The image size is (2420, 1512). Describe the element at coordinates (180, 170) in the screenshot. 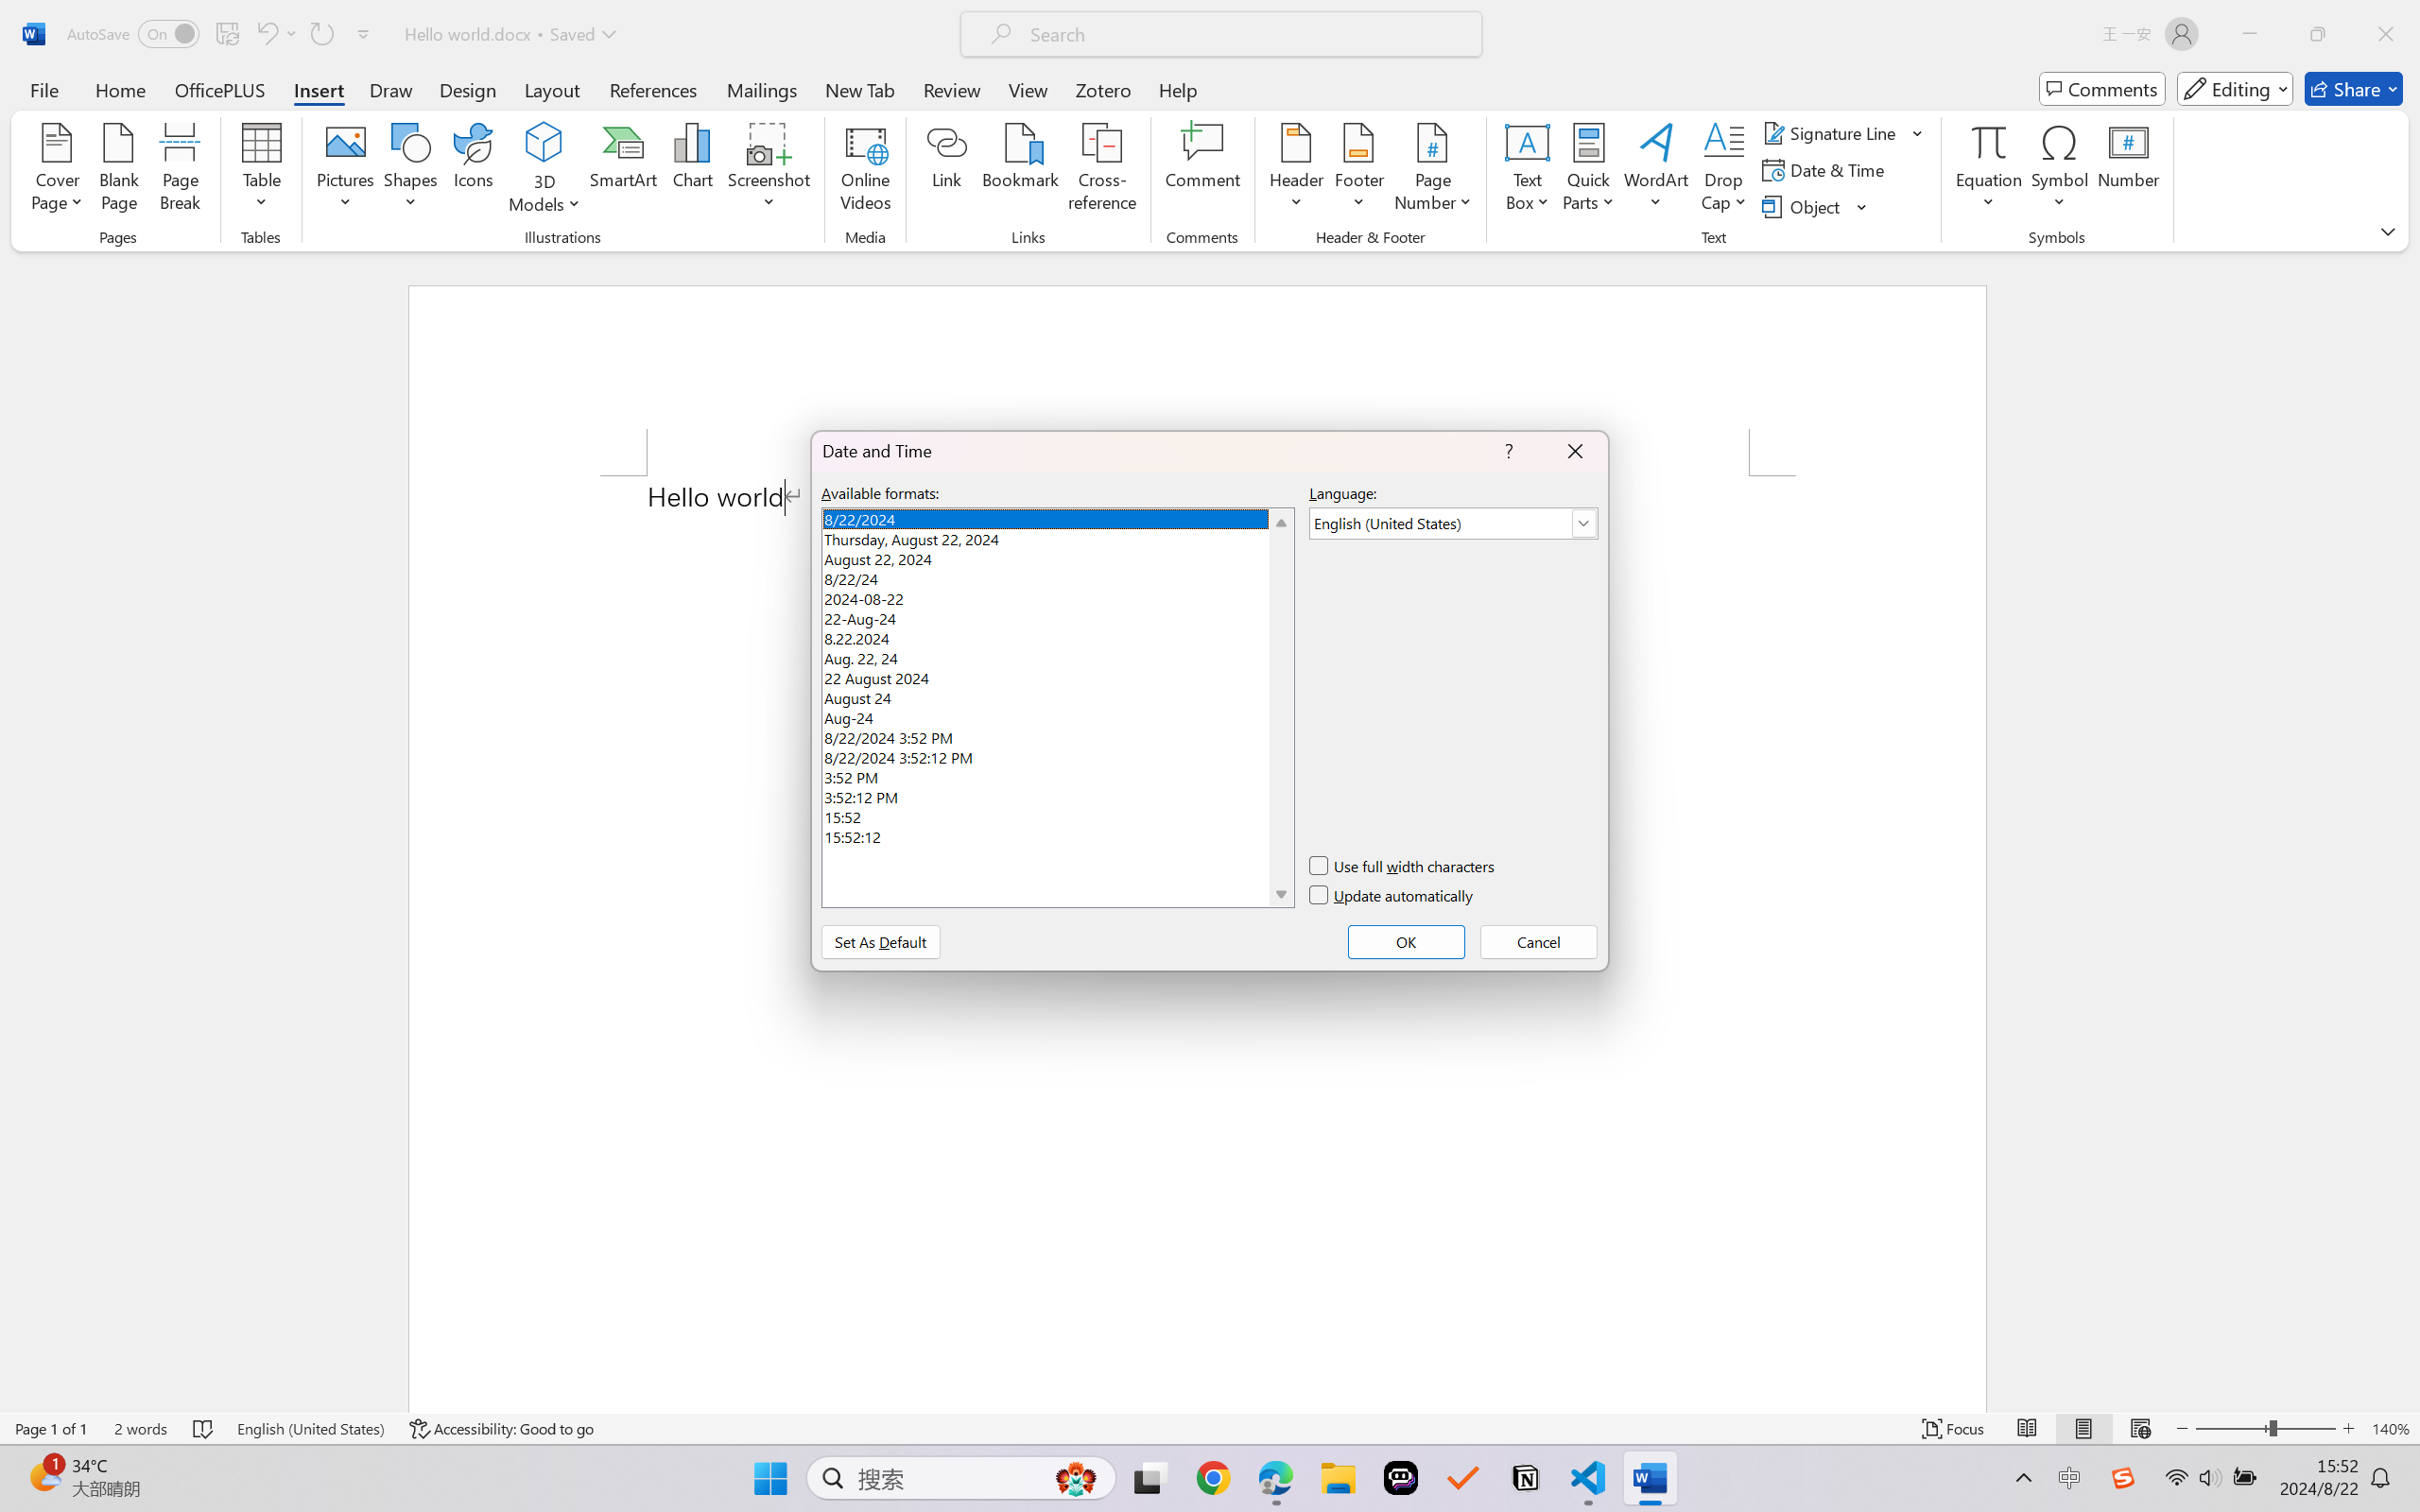

I see `'Page Break'` at that location.